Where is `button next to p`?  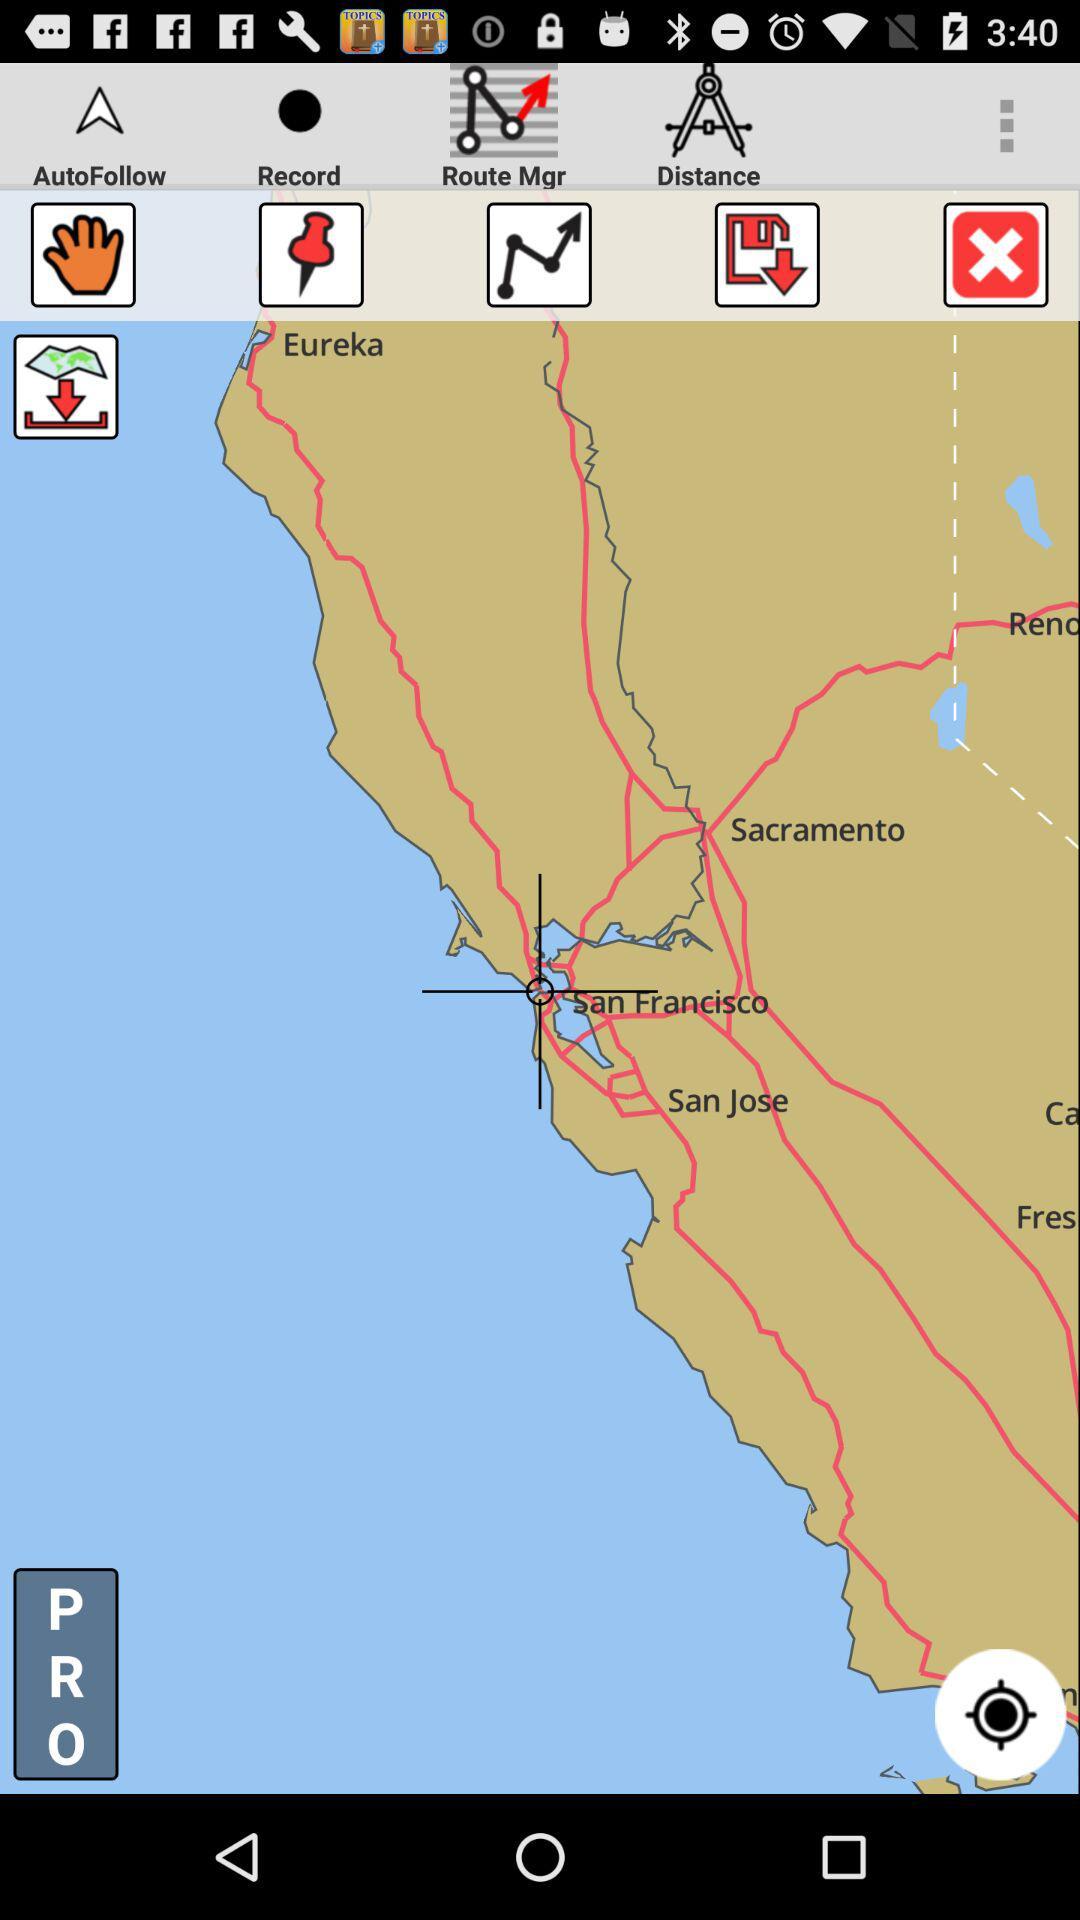 button next to p is located at coordinates (1000, 1713).